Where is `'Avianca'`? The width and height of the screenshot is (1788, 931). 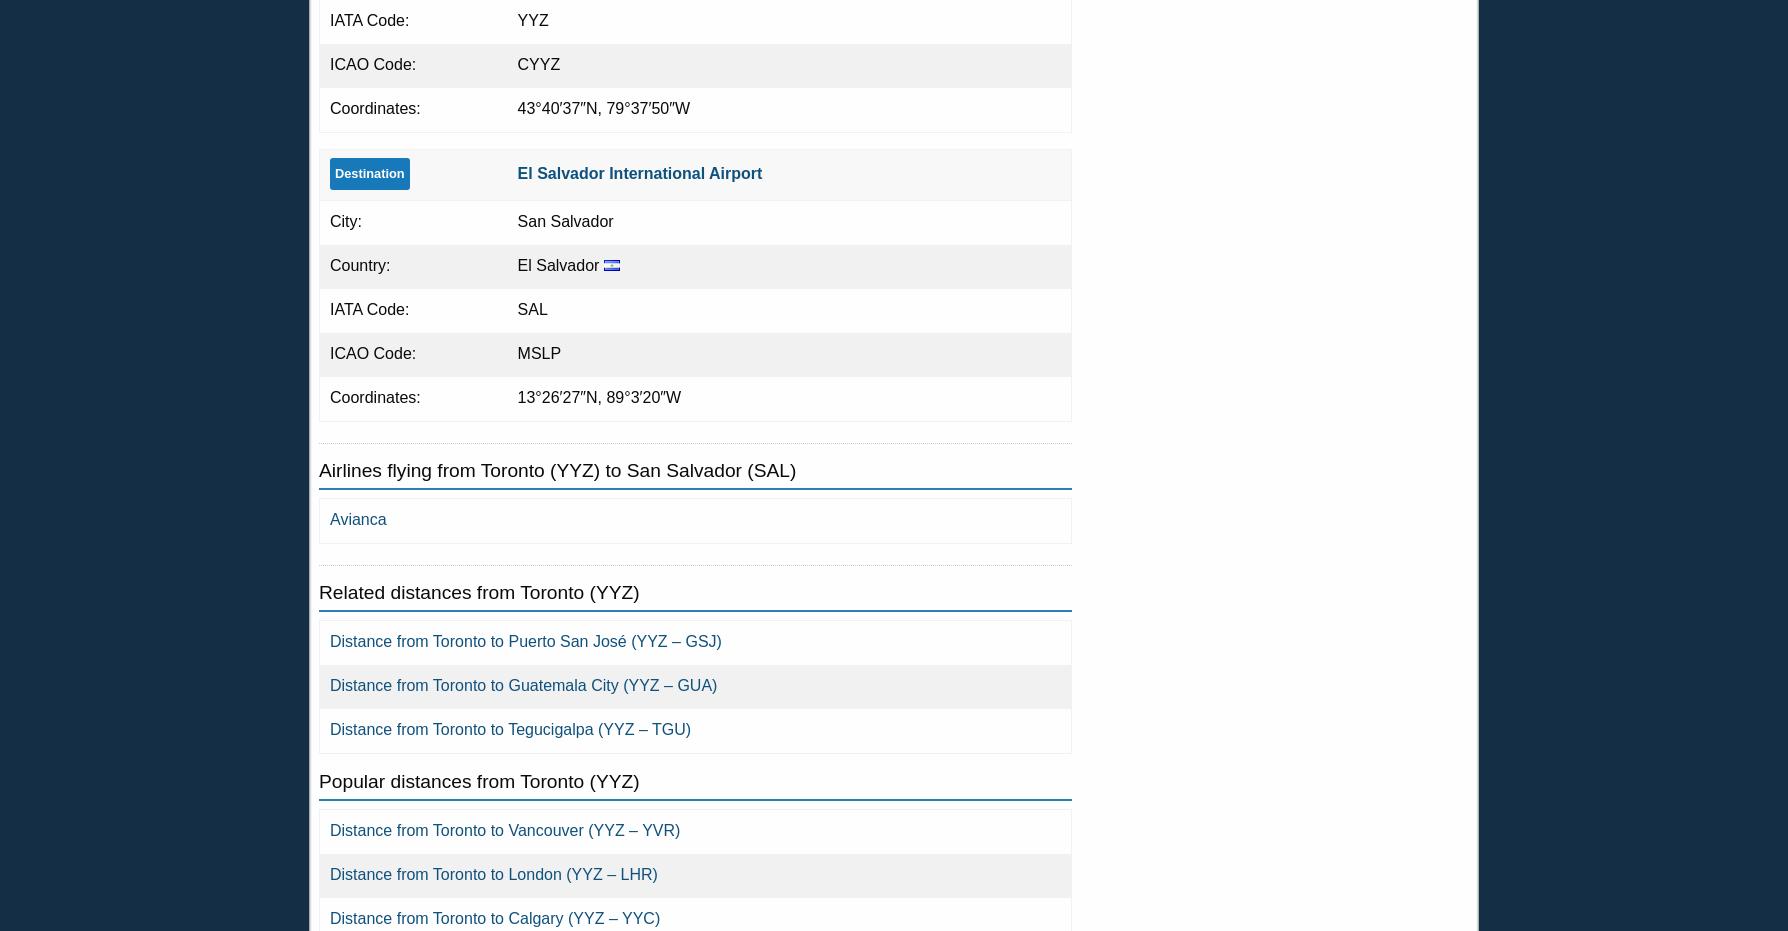 'Avianca' is located at coordinates (356, 519).